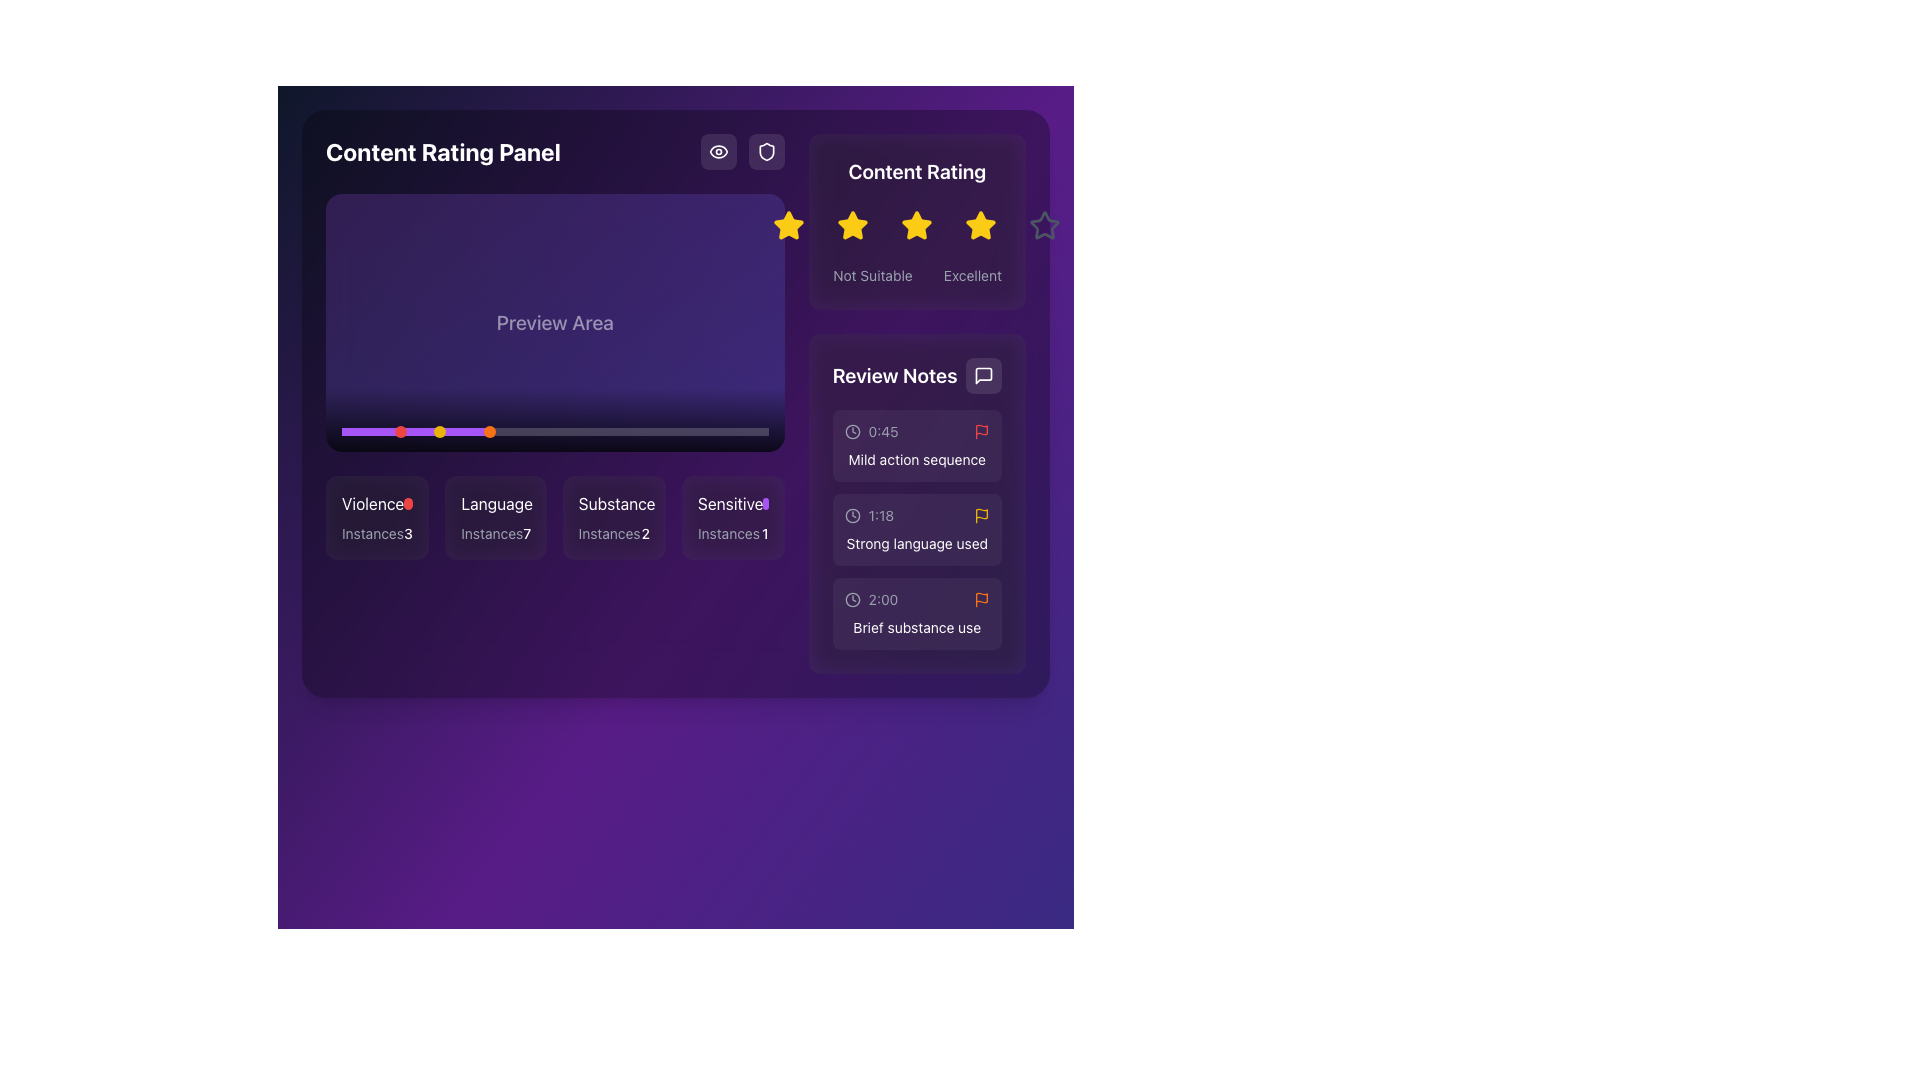 The width and height of the screenshot is (1920, 1080). What do you see at coordinates (916, 503) in the screenshot?
I see `the Sectioned information box located on the right side of the Content Rating Panel, directly below the Content Rating section` at bounding box center [916, 503].